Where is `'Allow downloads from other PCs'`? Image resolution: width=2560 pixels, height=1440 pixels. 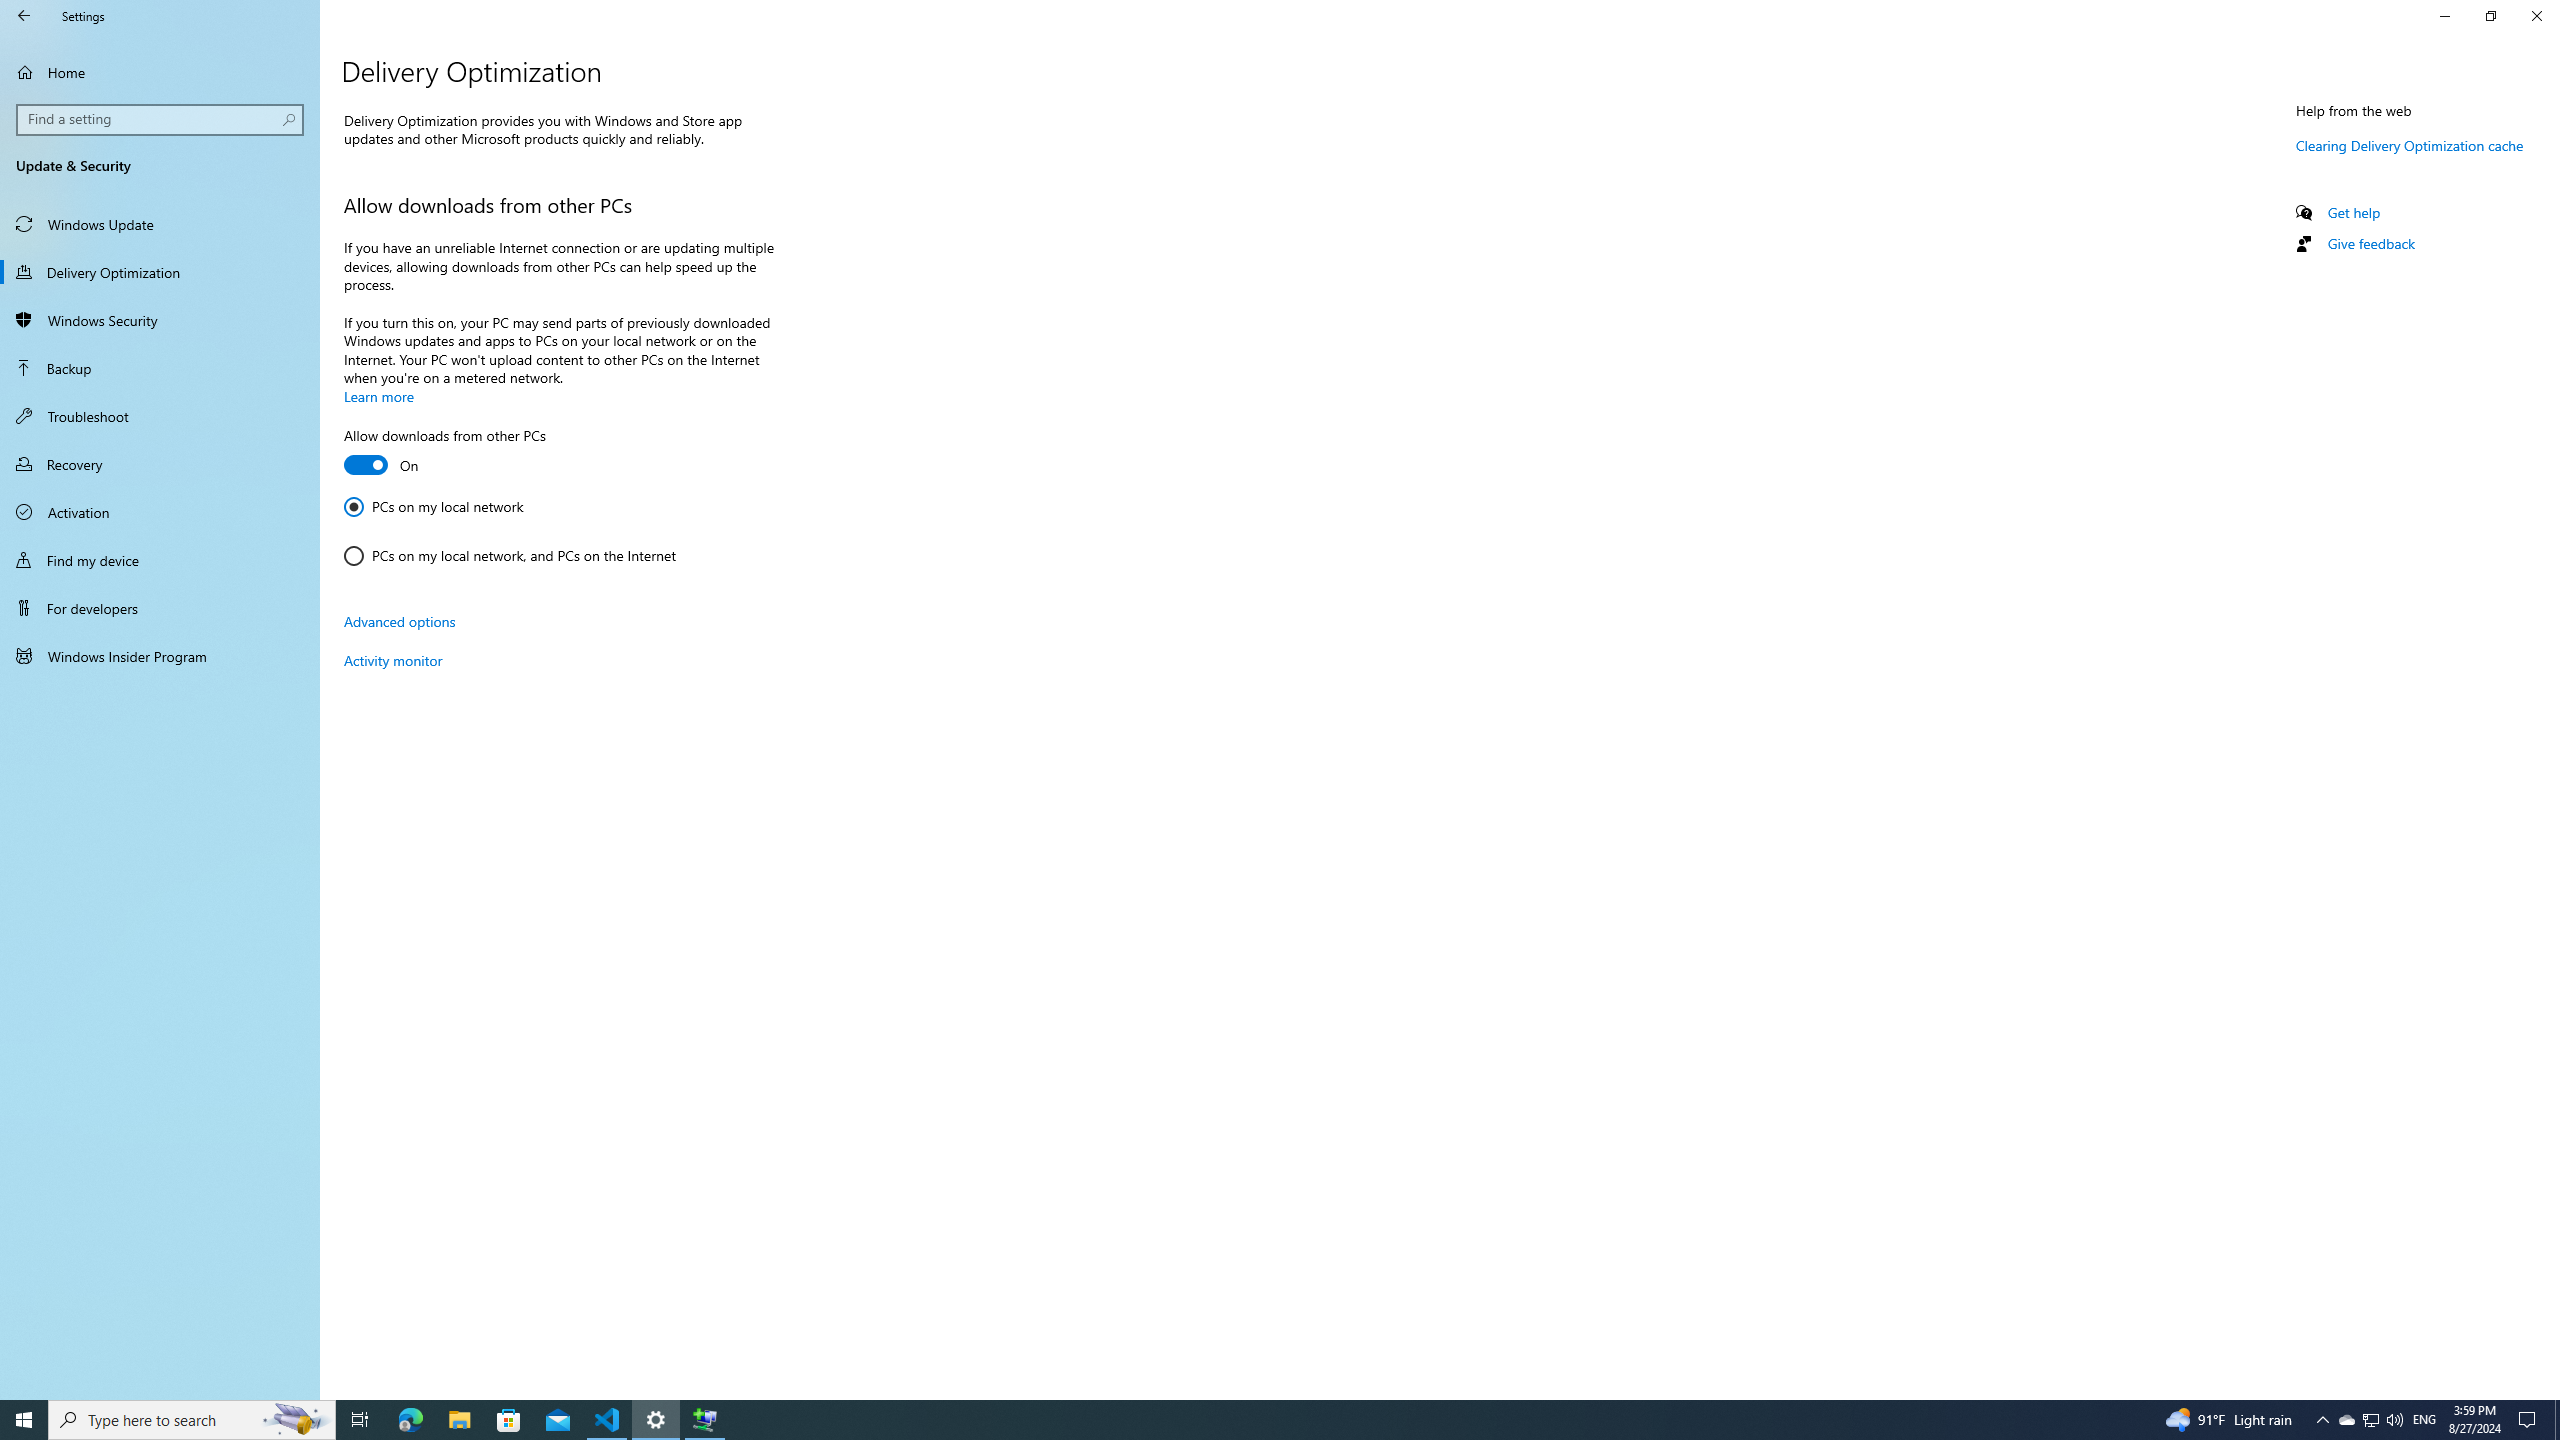
'Allow downloads from other PCs' is located at coordinates (444, 452).